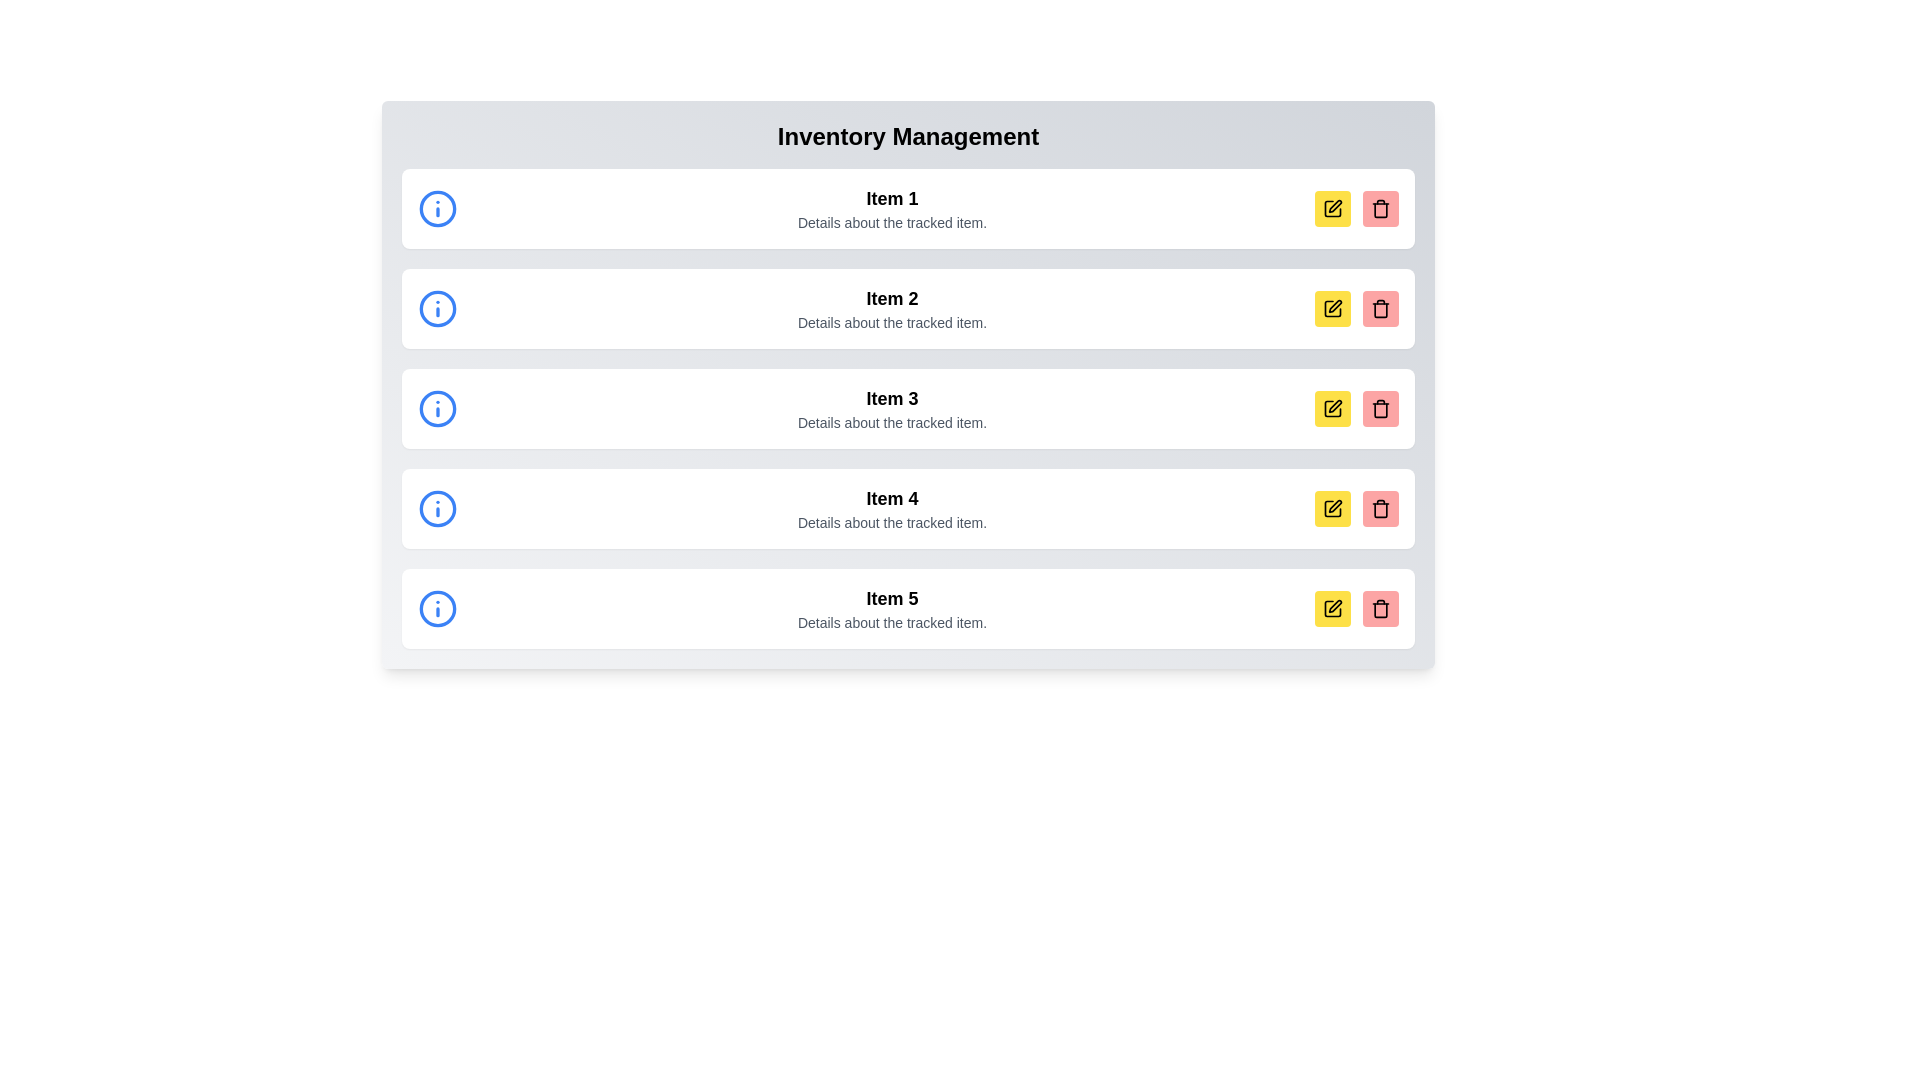 This screenshot has height=1080, width=1920. What do you see at coordinates (1380, 308) in the screenshot?
I see `the trash icon button, which serves as a delete functionality for the item in the row labeled 'Item 3', located on the rightmost side of the row` at bounding box center [1380, 308].